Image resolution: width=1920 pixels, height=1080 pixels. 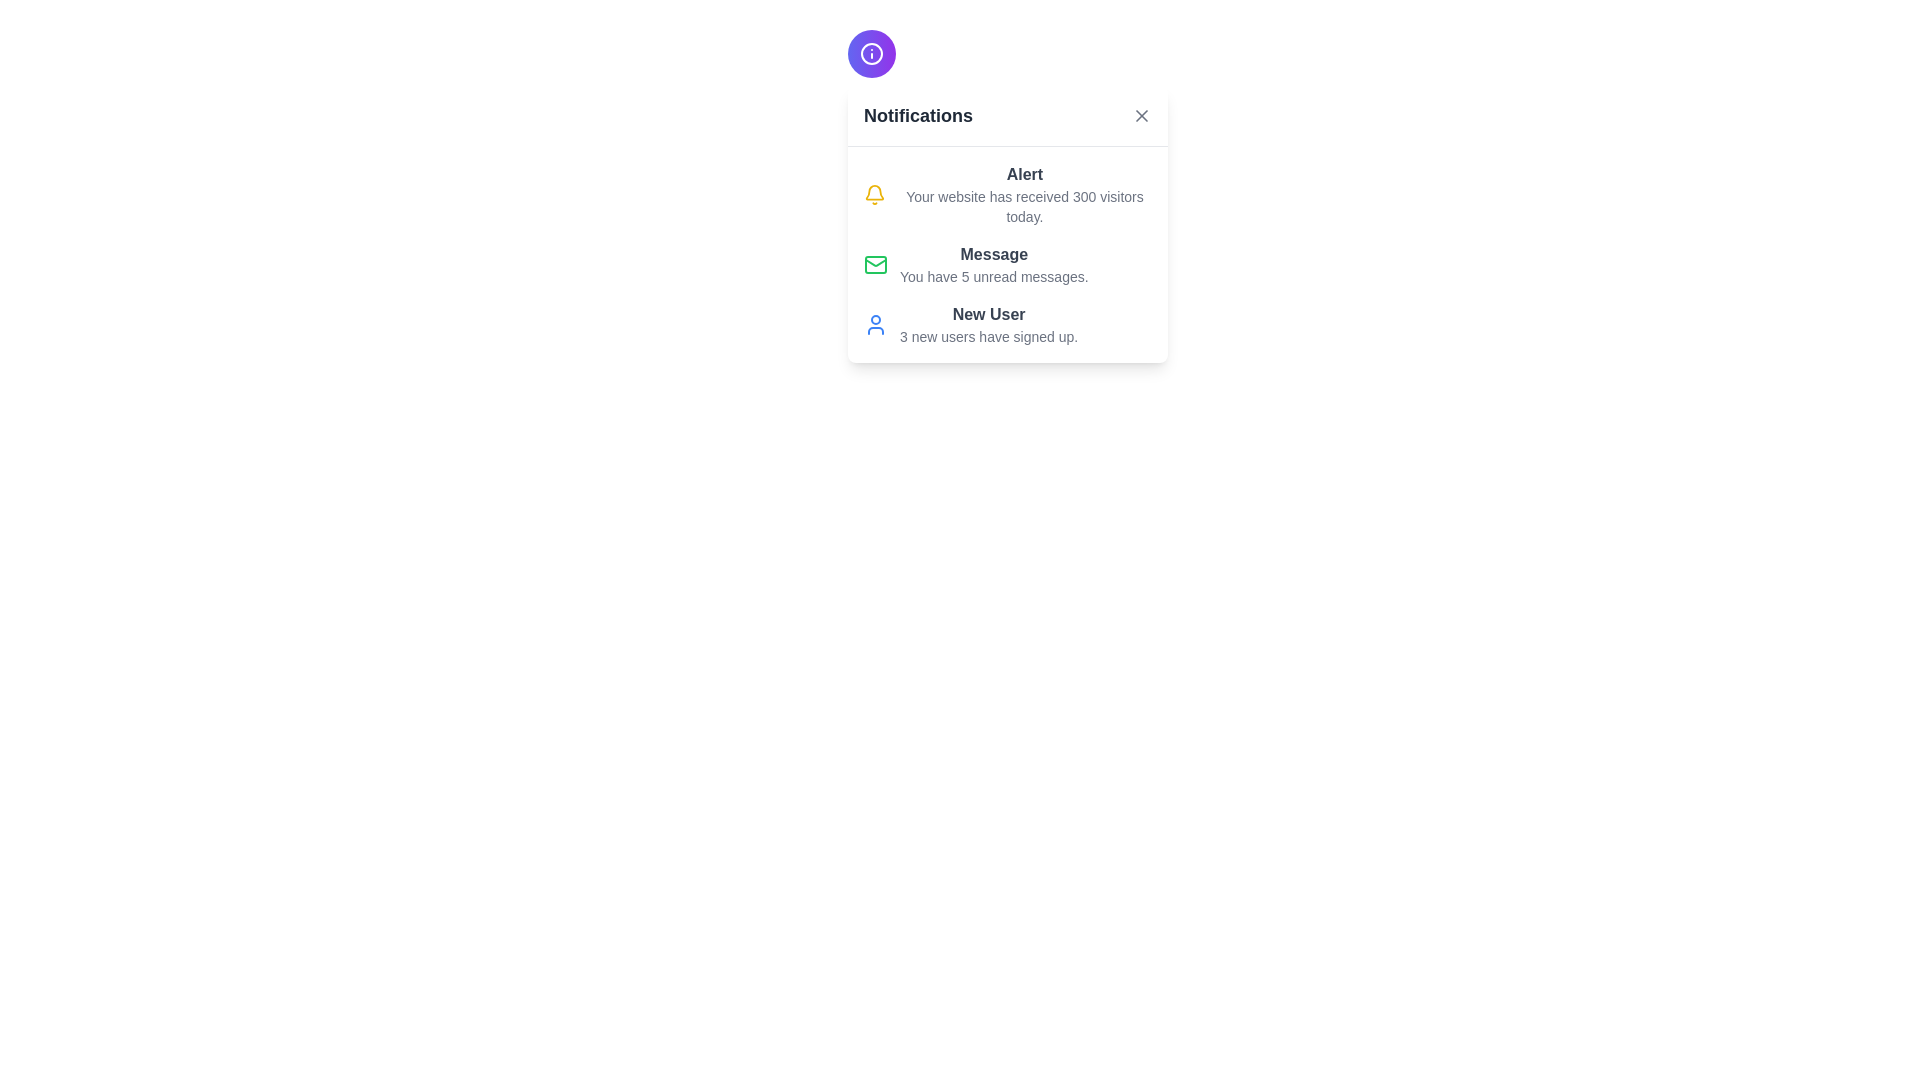 I want to click on text content of the Notification item that informs the user about their unread messages count, which is the second item in the notification card list, so click(x=1008, y=264).